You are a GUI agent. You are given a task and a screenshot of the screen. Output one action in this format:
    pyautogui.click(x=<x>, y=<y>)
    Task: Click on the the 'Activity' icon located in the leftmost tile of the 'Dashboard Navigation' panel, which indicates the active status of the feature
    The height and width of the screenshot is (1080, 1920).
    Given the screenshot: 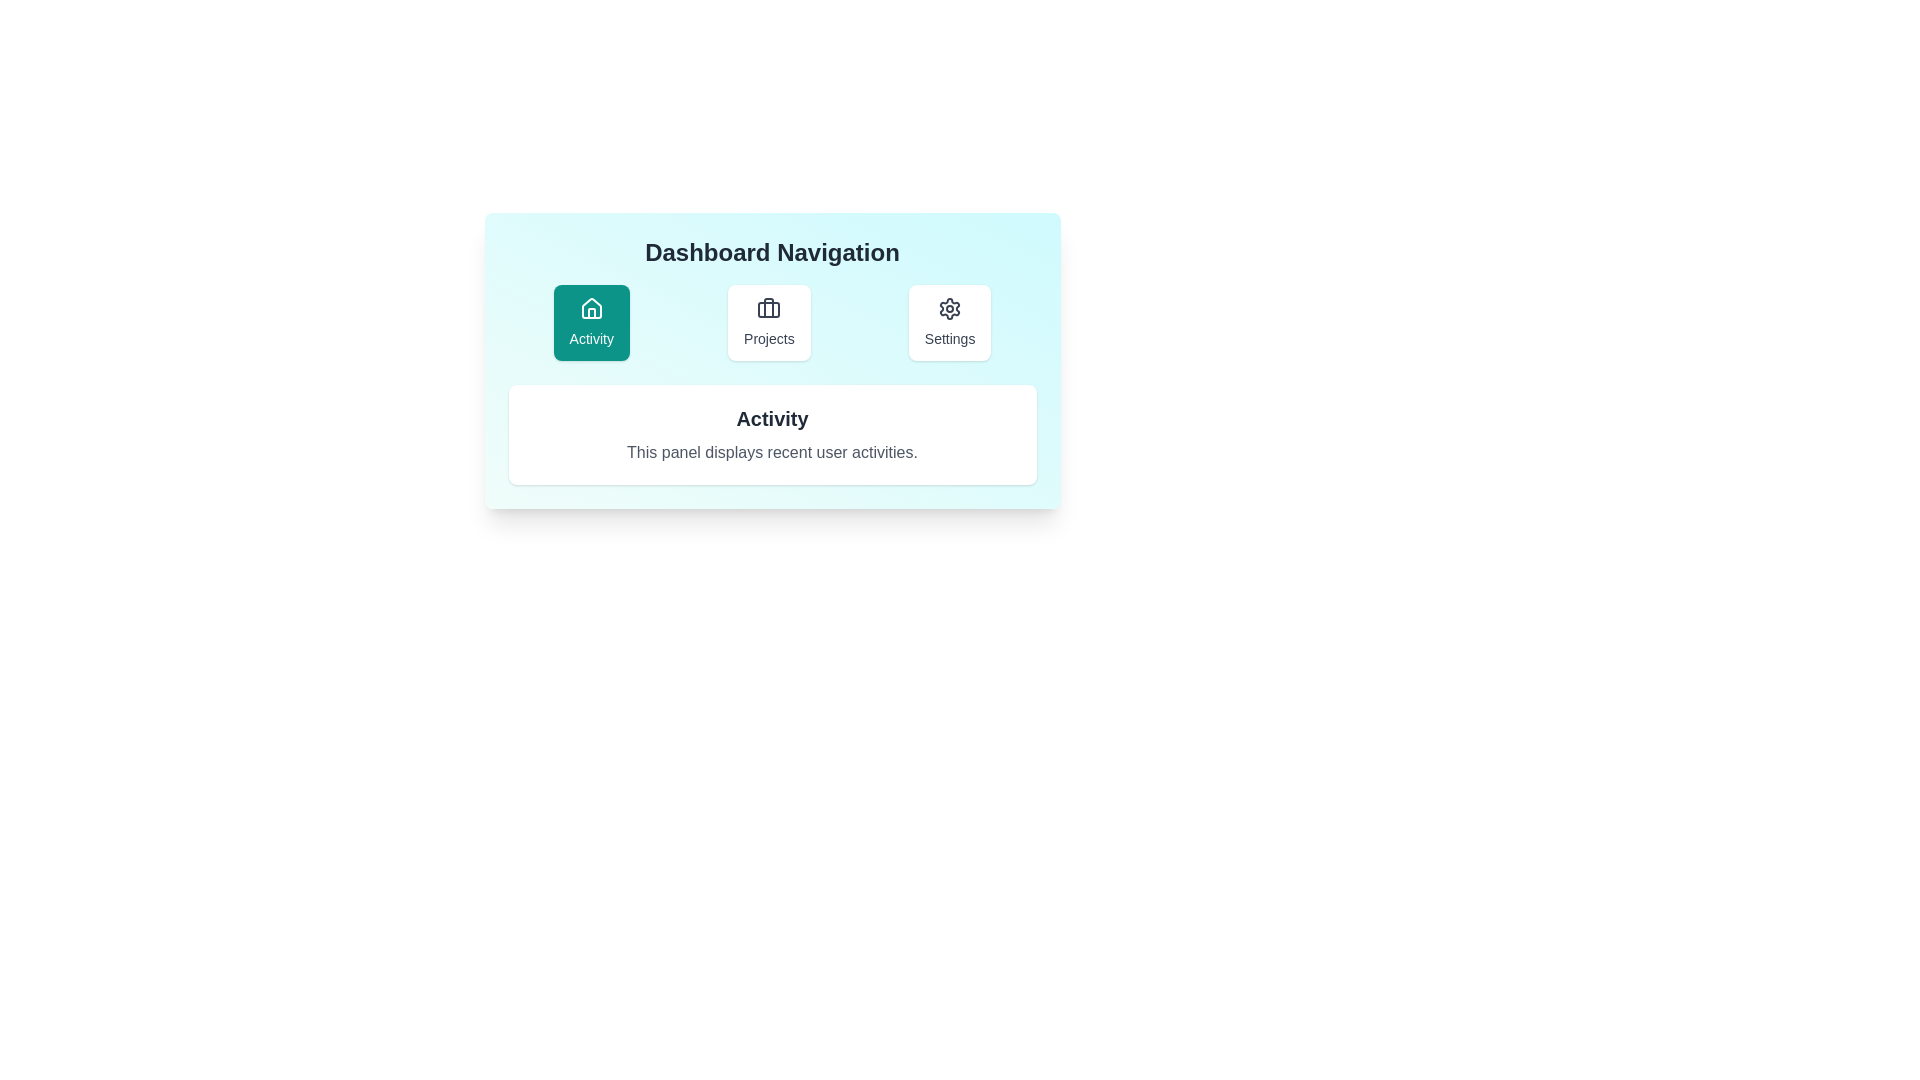 What is the action you would take?
    pyautogui.click(x=590, y=308)
    